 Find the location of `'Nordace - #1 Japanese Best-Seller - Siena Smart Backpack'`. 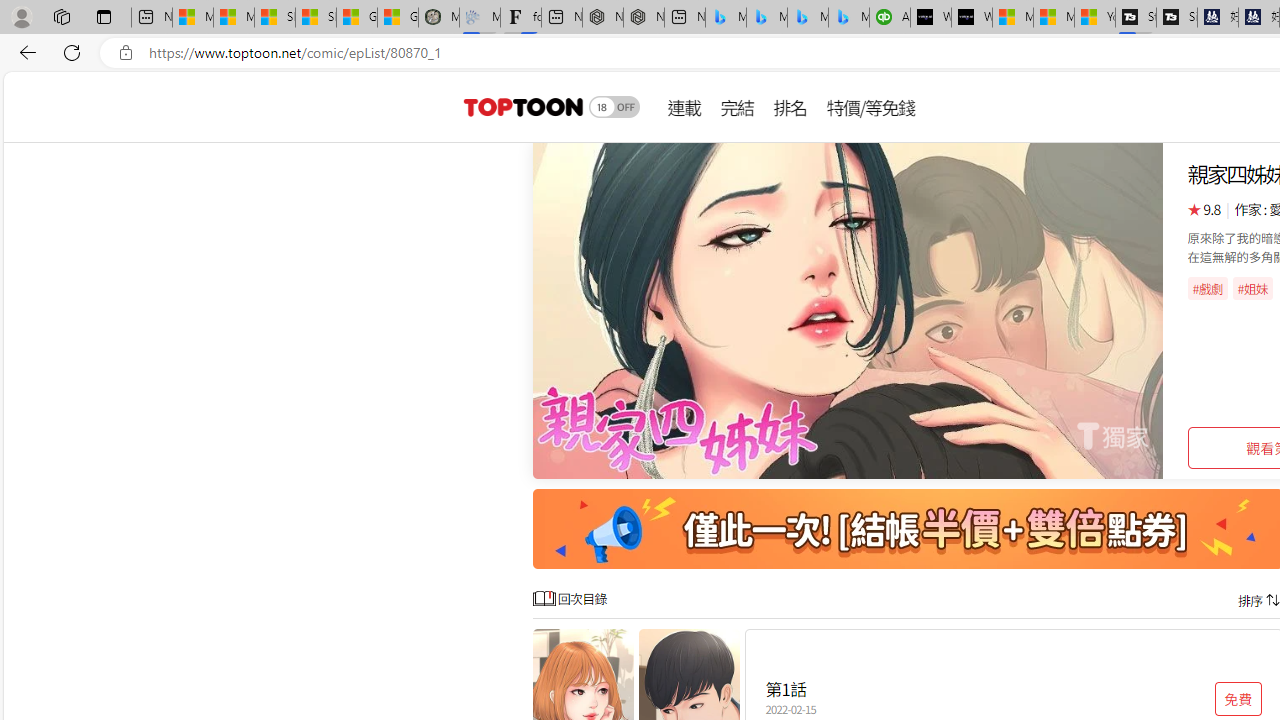

'Nordace - #1 Japanese Best-Seller - Siena Smart Backpack' is located at coordinates (643, 17).